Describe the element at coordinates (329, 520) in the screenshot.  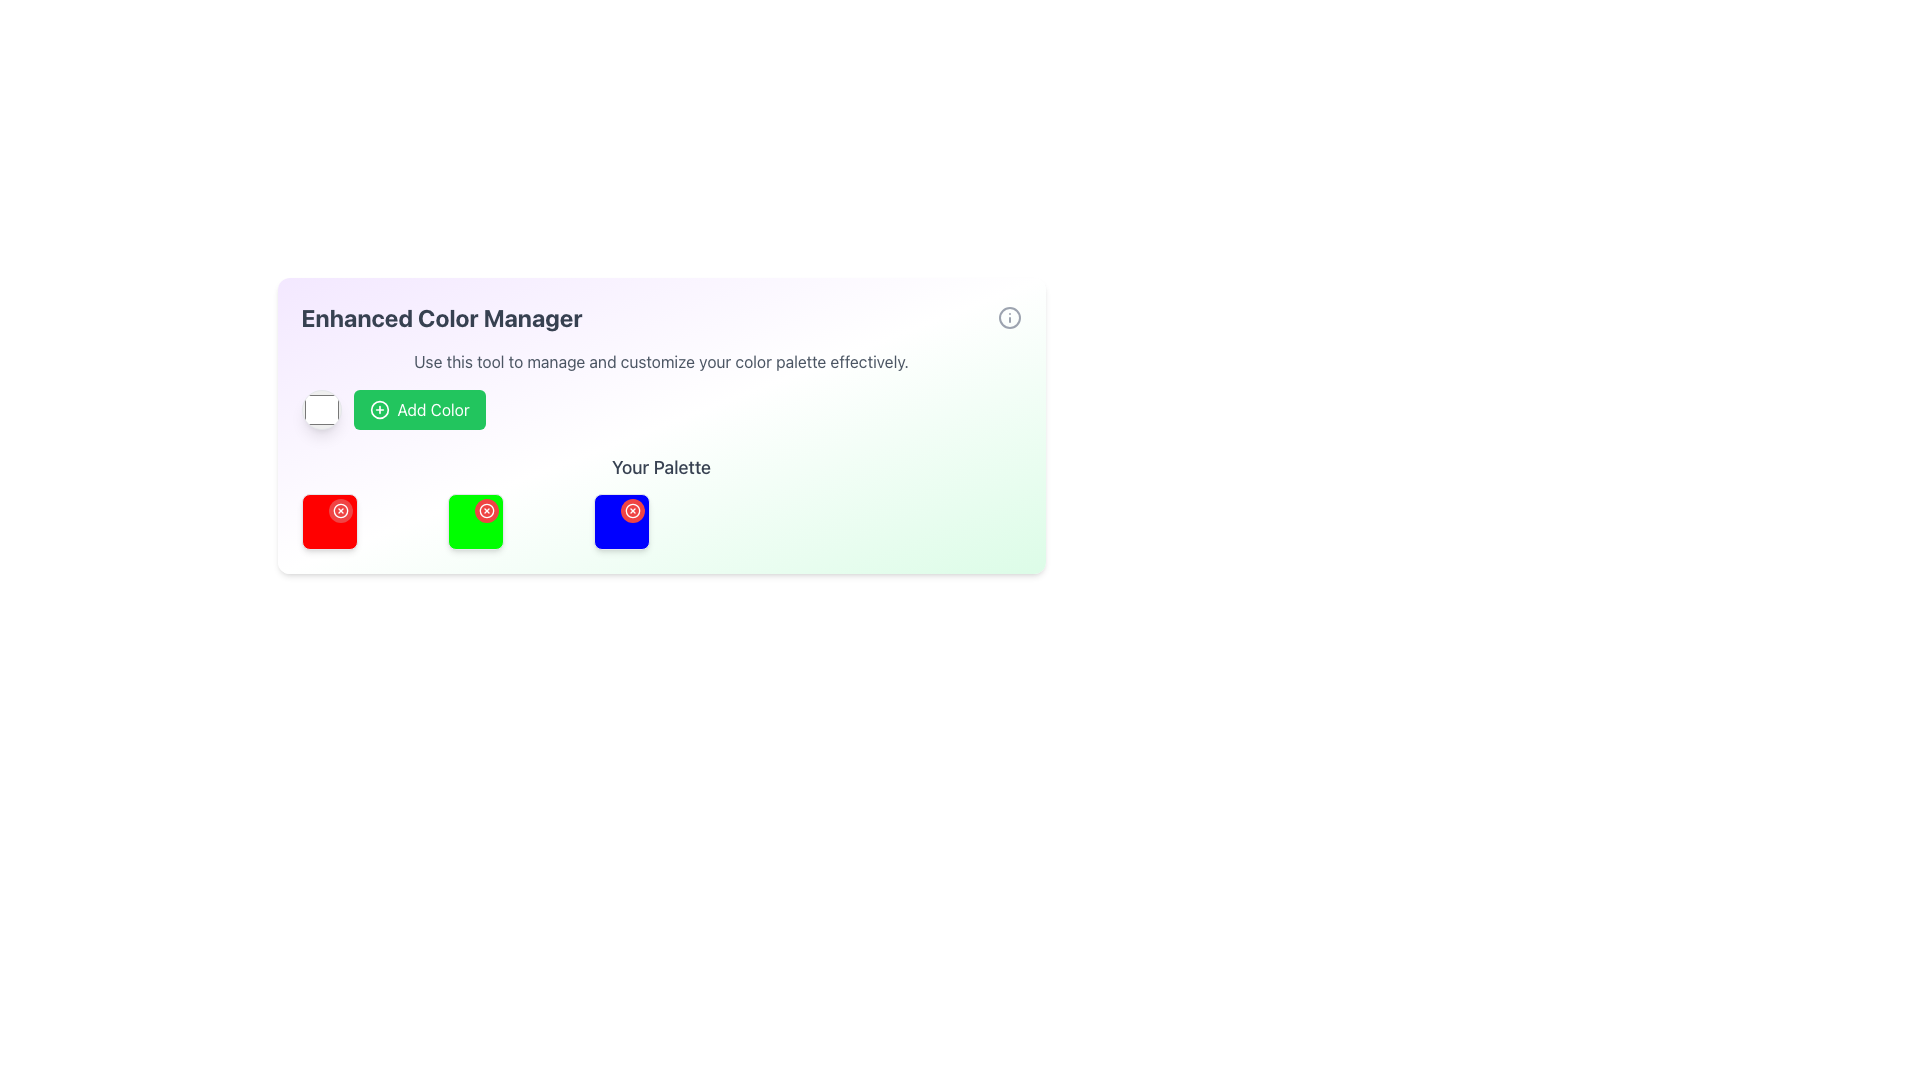
I see `the first interactive color block` at that location.